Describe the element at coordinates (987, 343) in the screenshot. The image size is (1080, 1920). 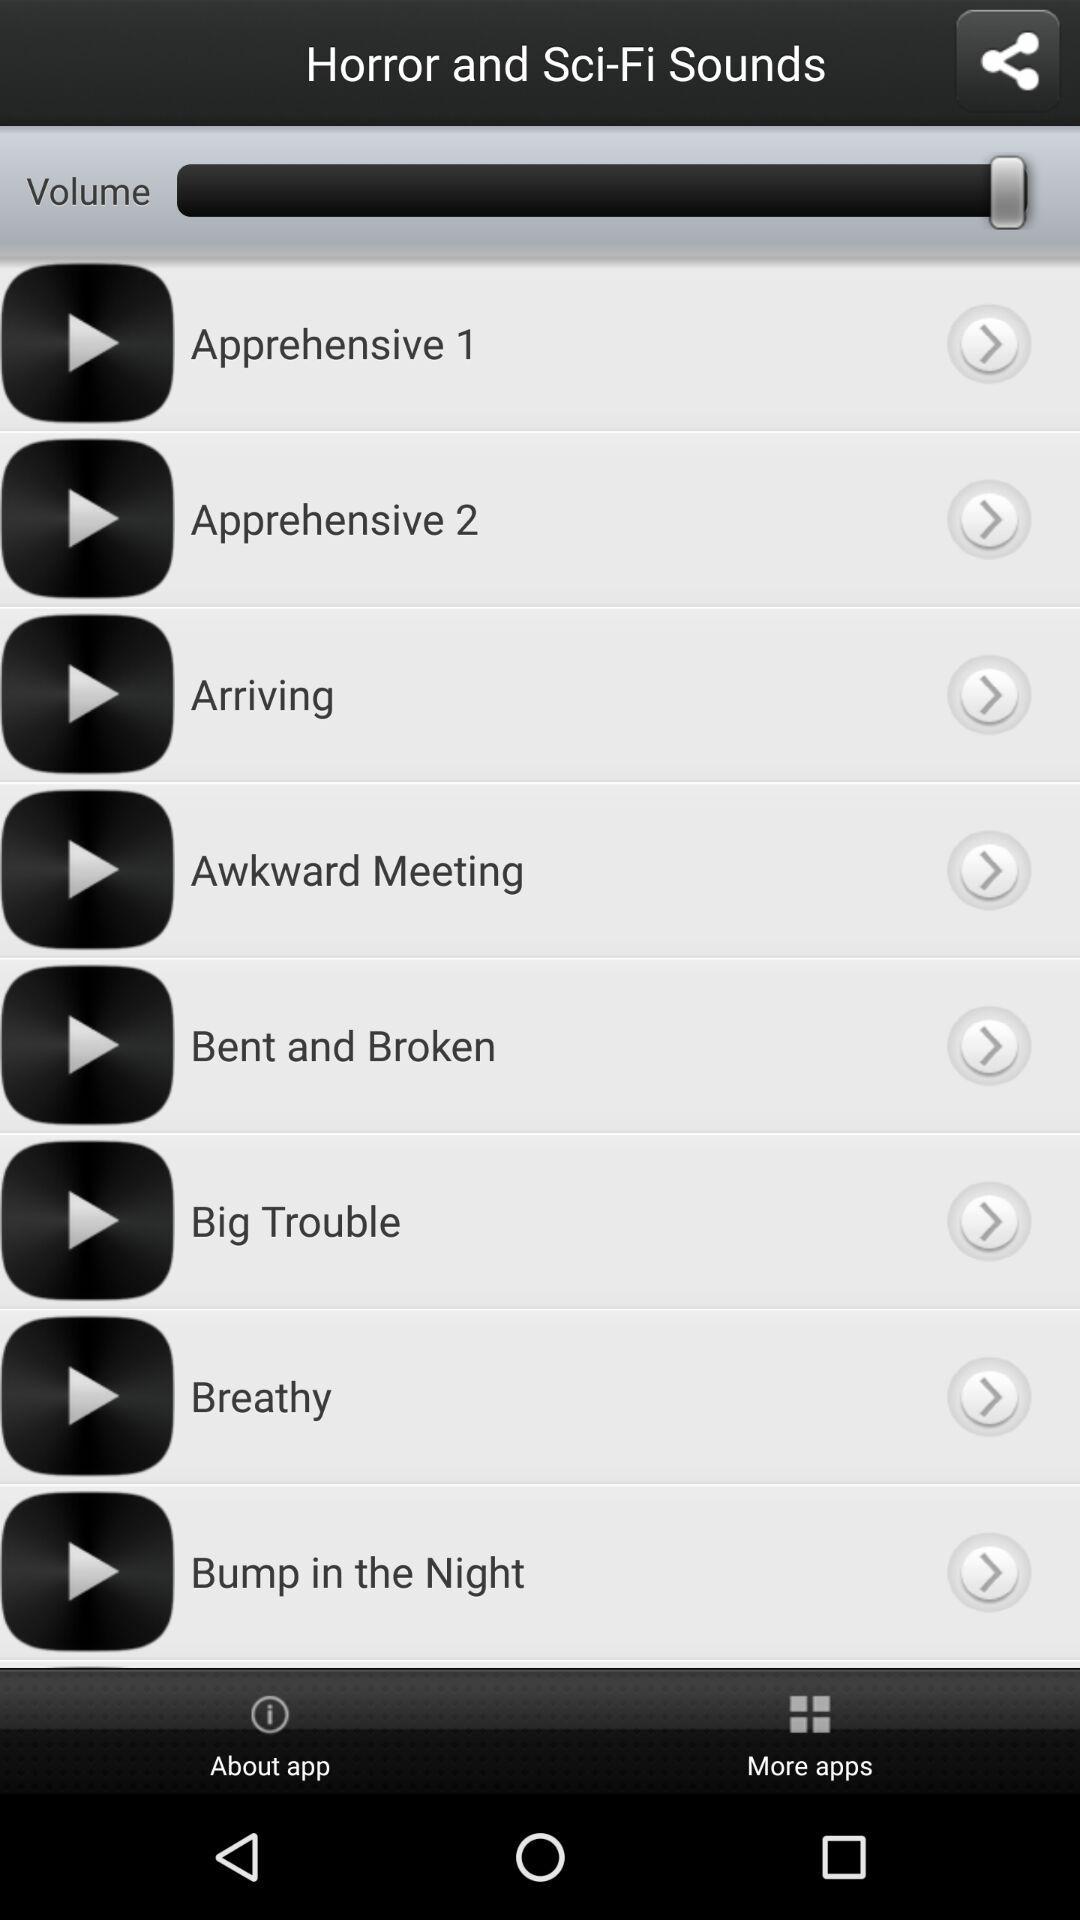
I see `shows other actions for track` at that location.